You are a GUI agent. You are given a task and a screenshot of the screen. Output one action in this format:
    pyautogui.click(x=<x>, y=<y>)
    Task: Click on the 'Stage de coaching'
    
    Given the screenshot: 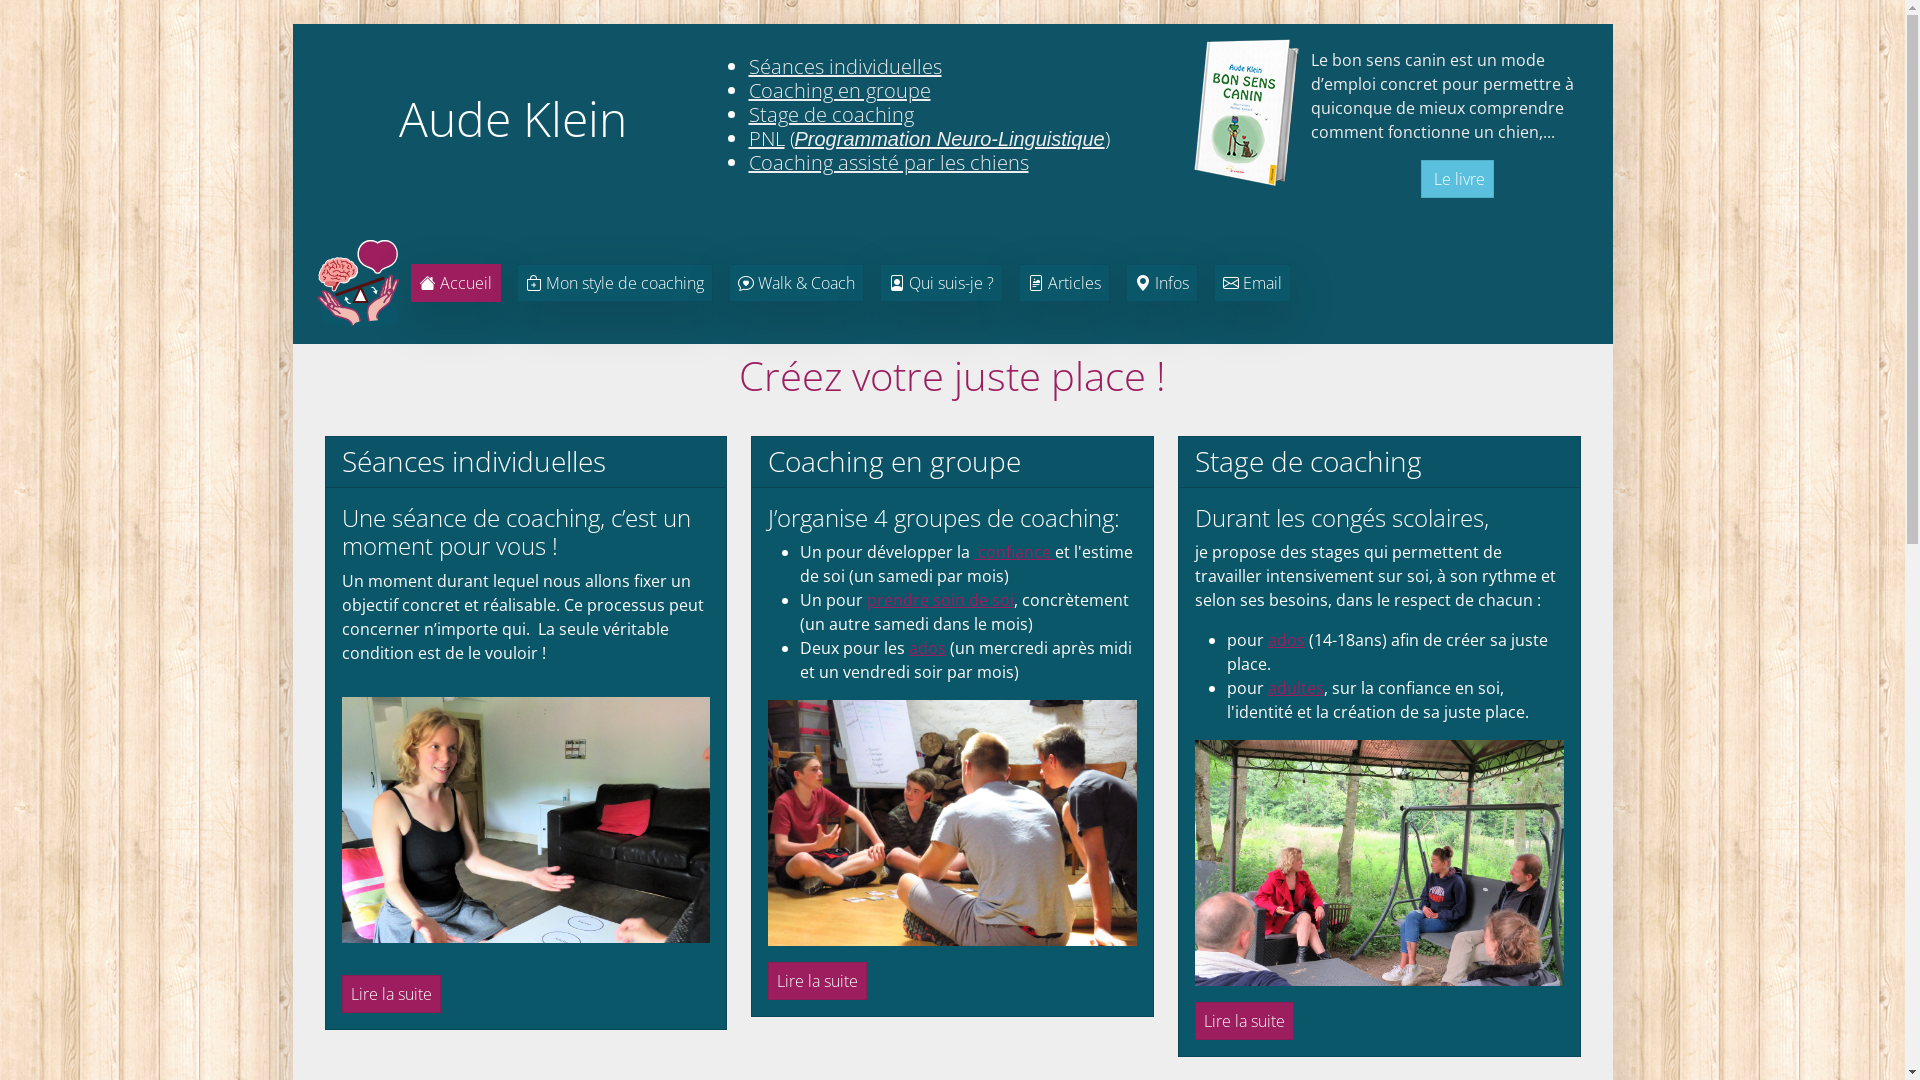 What is the action you would take?
    pyautogui.click(x=830, y=114)
    